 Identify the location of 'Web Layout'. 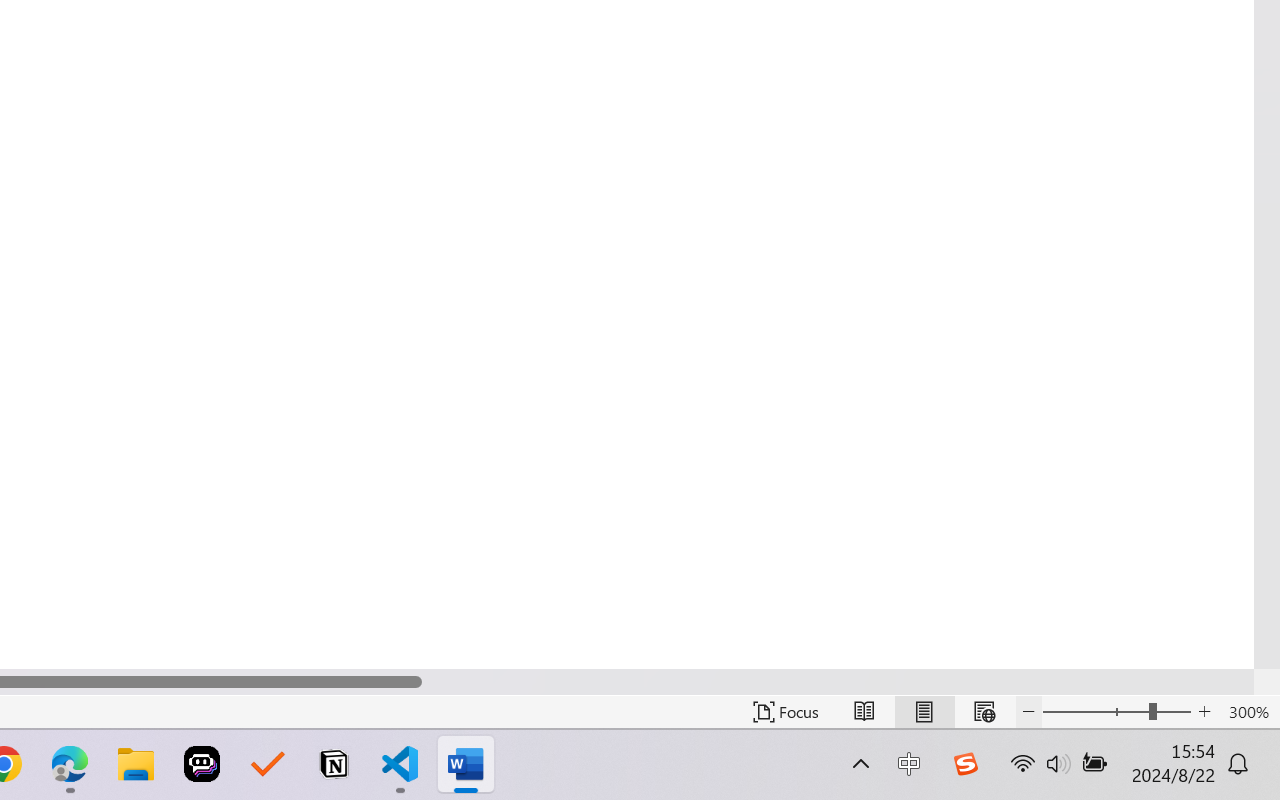
(984, 711).